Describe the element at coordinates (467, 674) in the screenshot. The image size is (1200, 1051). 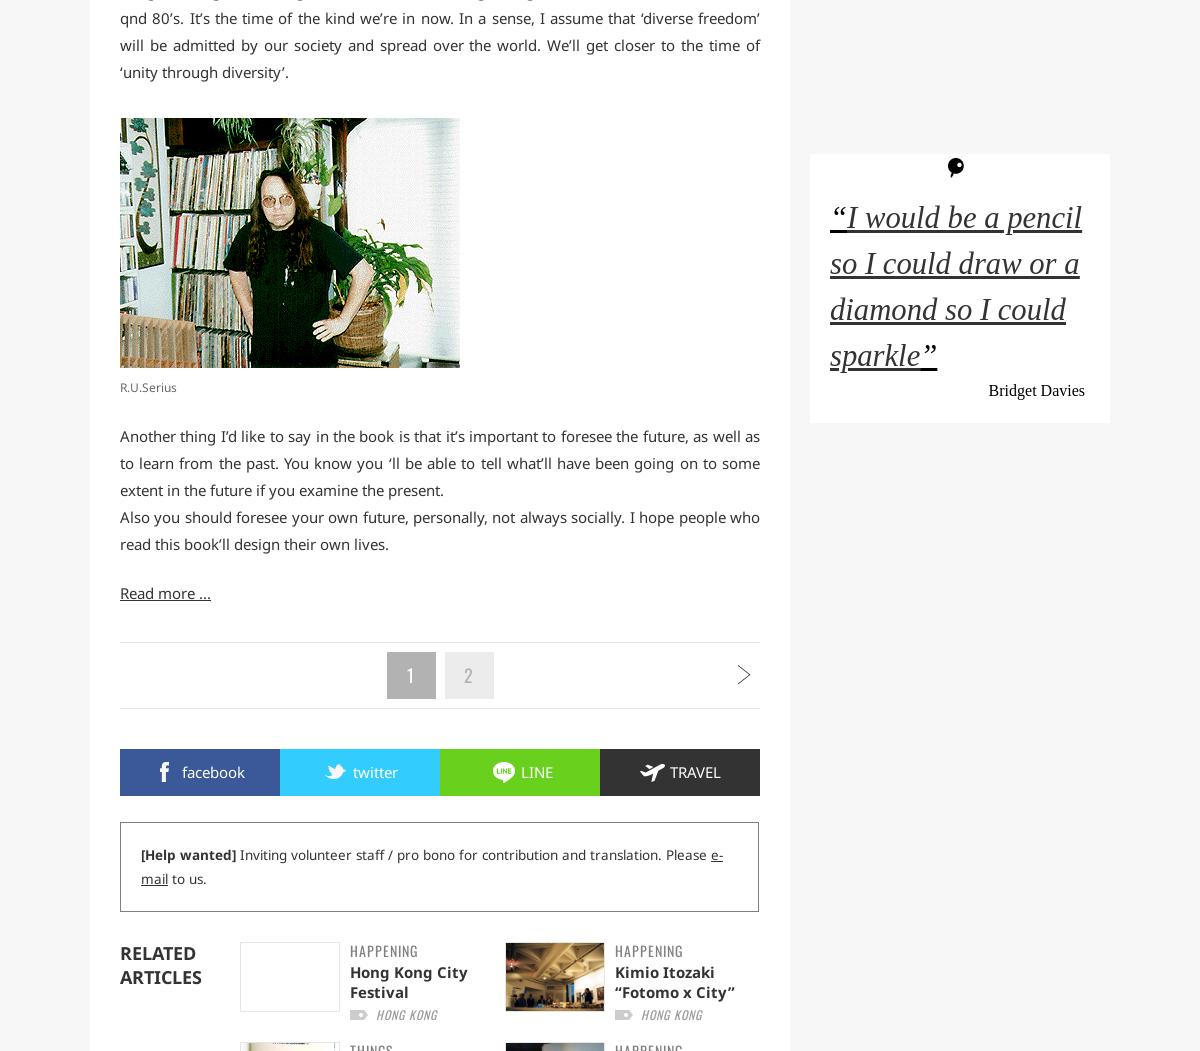
I see `'2'` at that location.